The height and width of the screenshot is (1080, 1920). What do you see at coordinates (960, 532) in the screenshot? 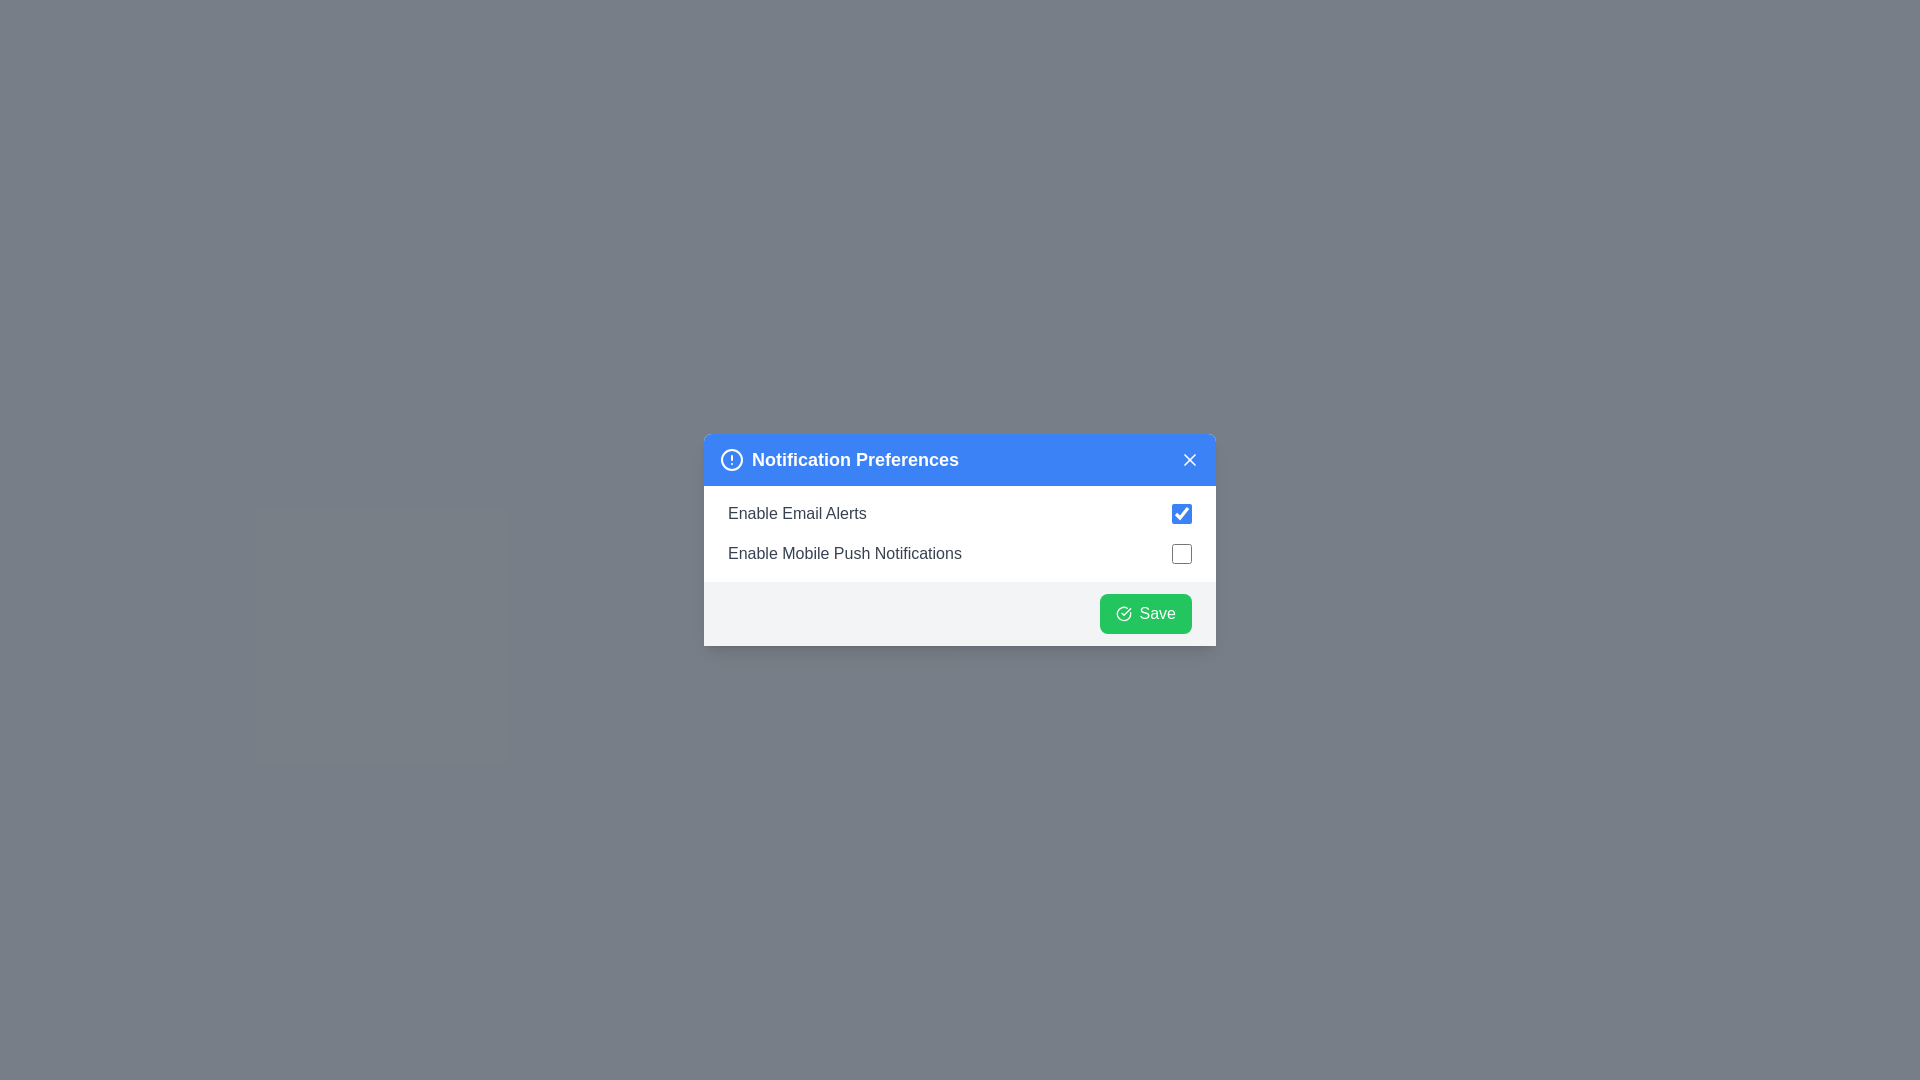
I see `the checkbox controls in the 'Notification Preferences' modal` at bounding box center [960, 532].